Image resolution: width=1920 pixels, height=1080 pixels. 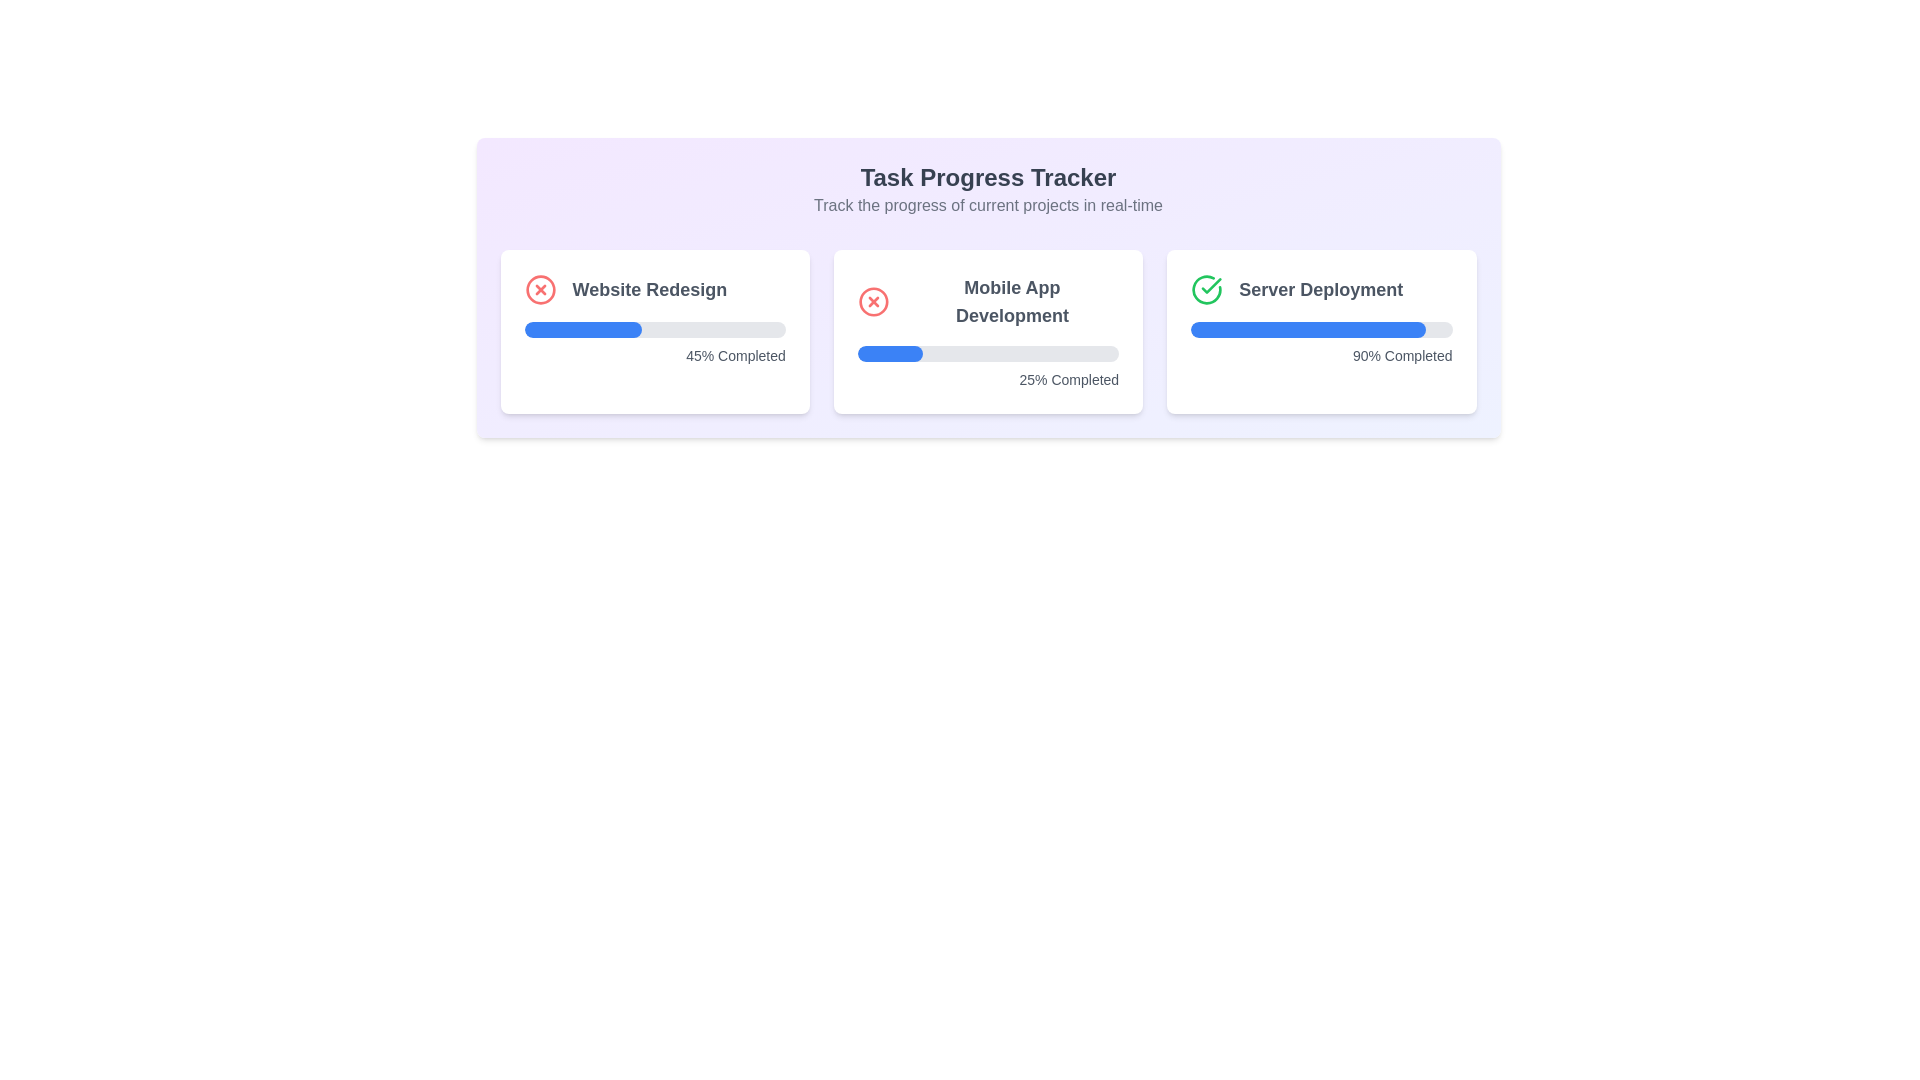 I want to click on the cancellation icon located in the top-left corner of the 'Website Redesign' panel, so click(x=540, y=289).